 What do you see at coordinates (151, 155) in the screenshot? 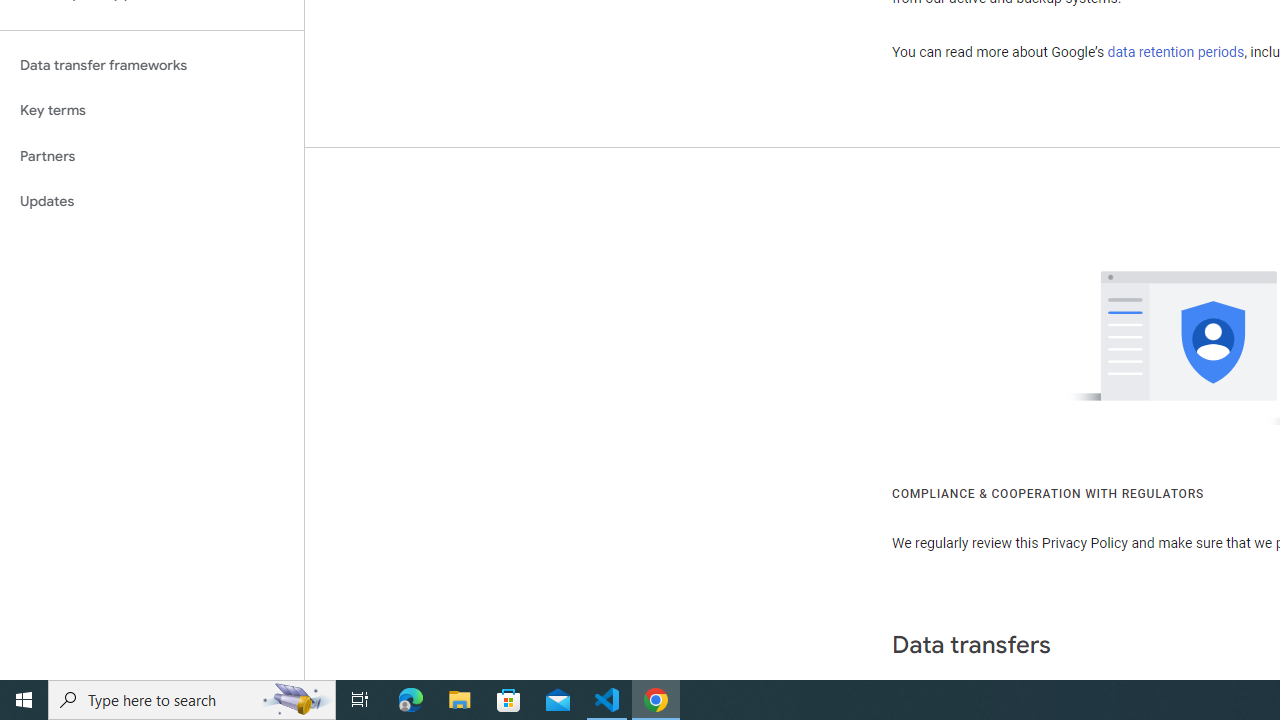
I see `'Partners'` at bounding box center [151, 155].